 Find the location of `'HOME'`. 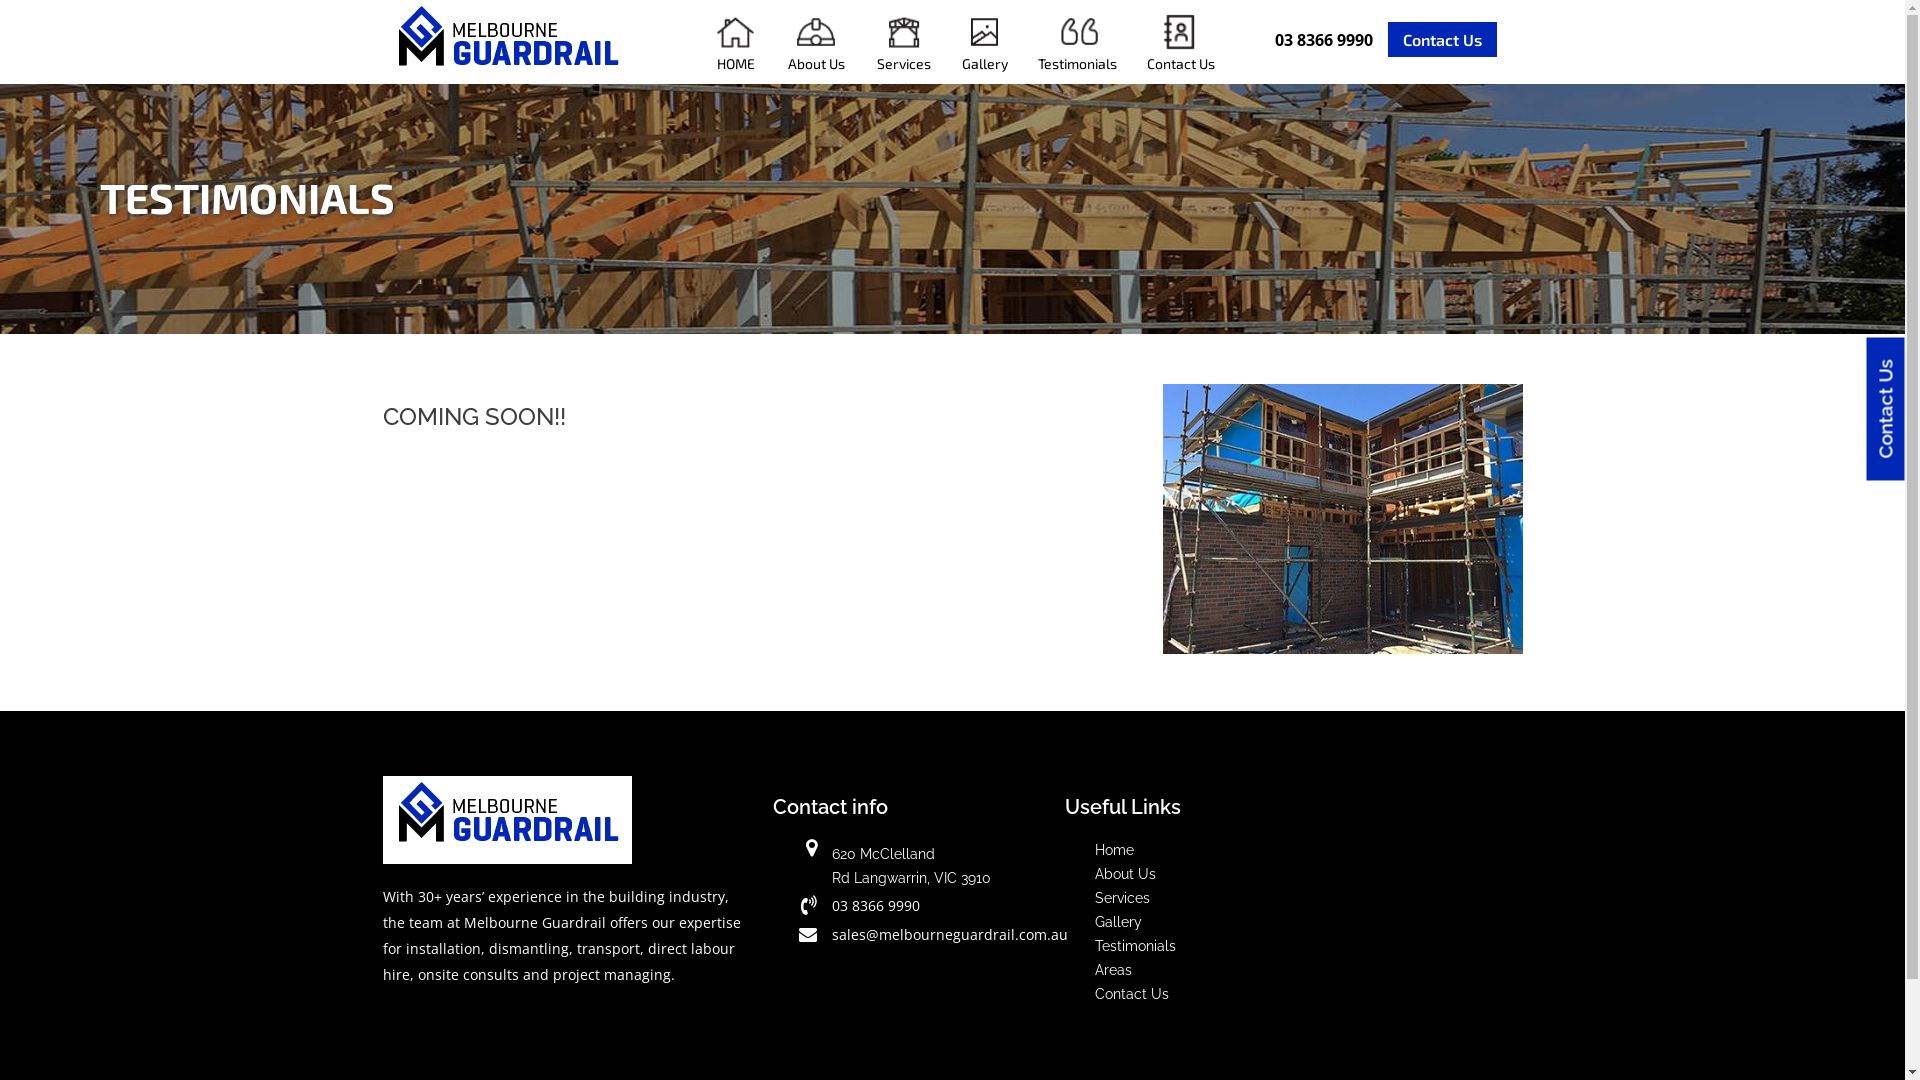

'HOME' is located at coordinates (699, 42).